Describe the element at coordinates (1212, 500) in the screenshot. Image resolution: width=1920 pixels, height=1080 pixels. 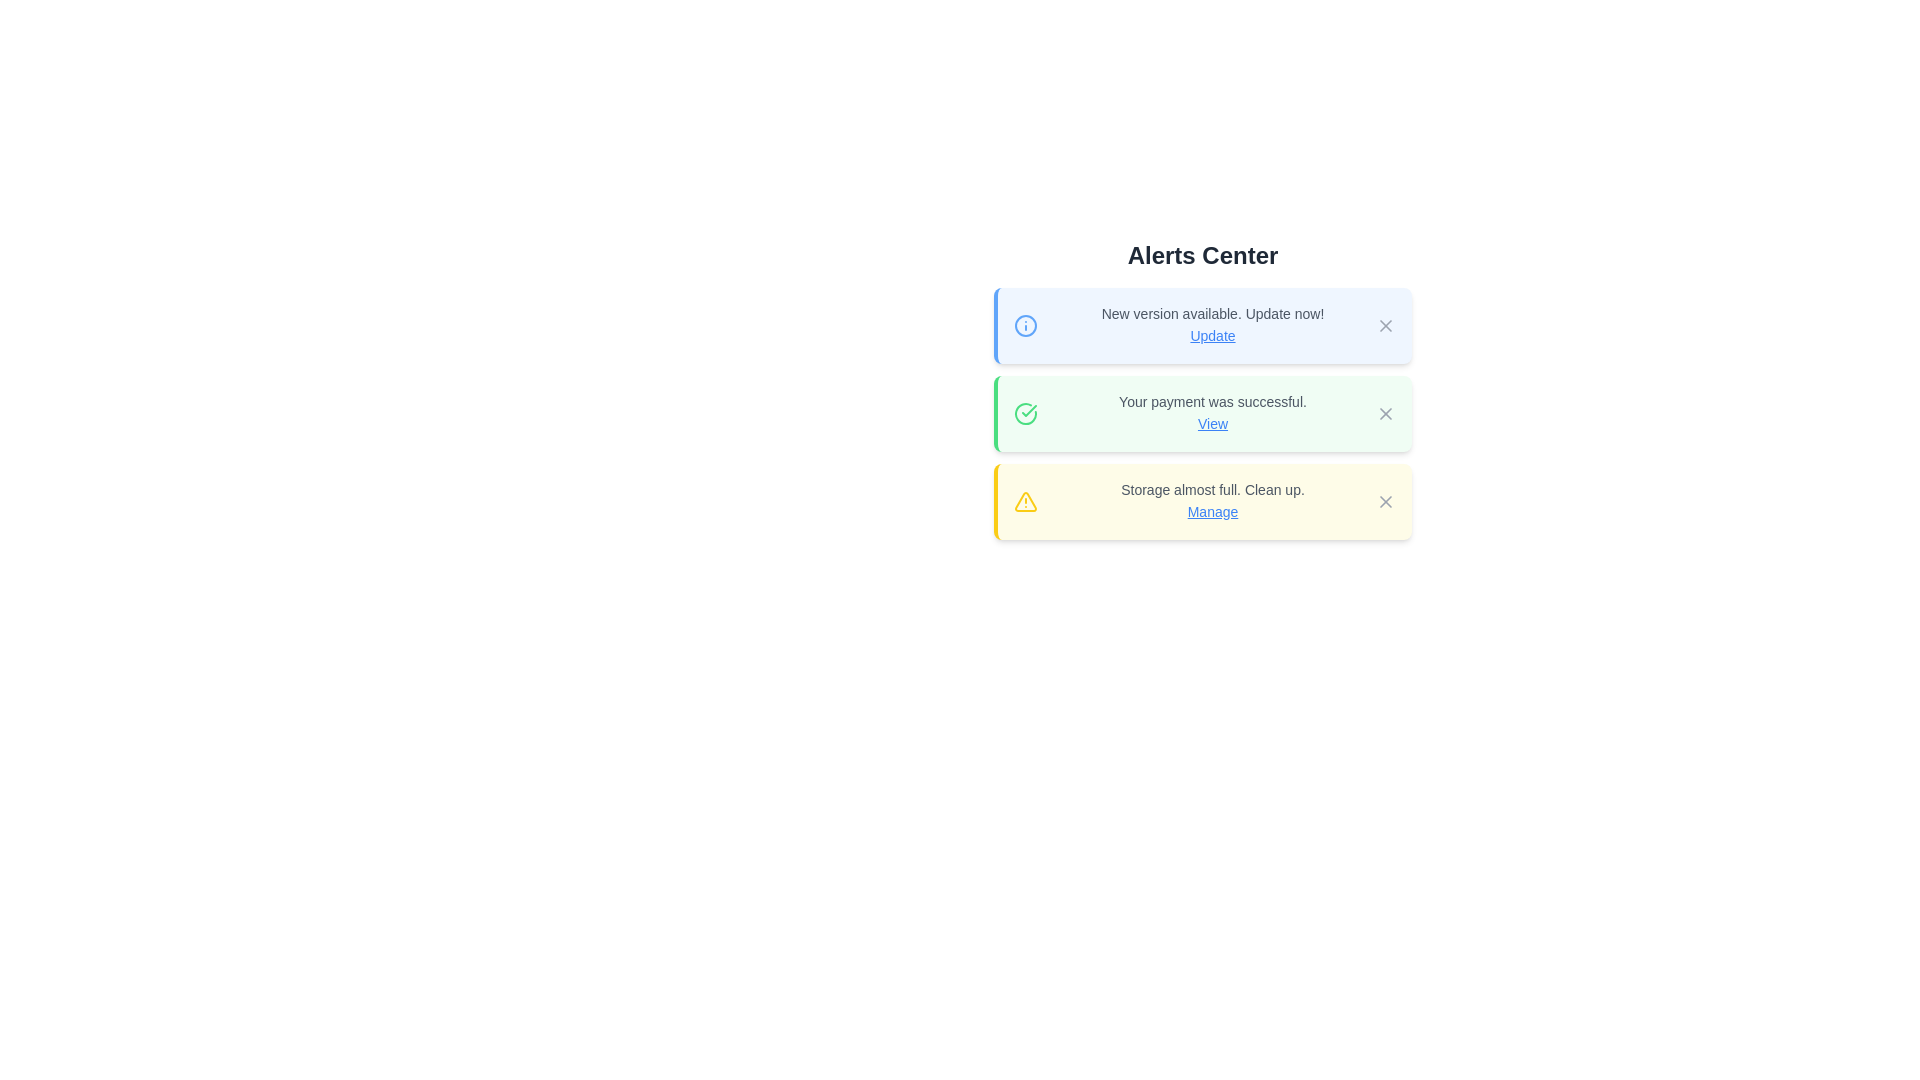
I see `informational text from the Notification text block with a hyperlink located in the yellow-bordered notification box in the 'Alerts Center' section, which informs about storage nearing its full capacity` at that location.